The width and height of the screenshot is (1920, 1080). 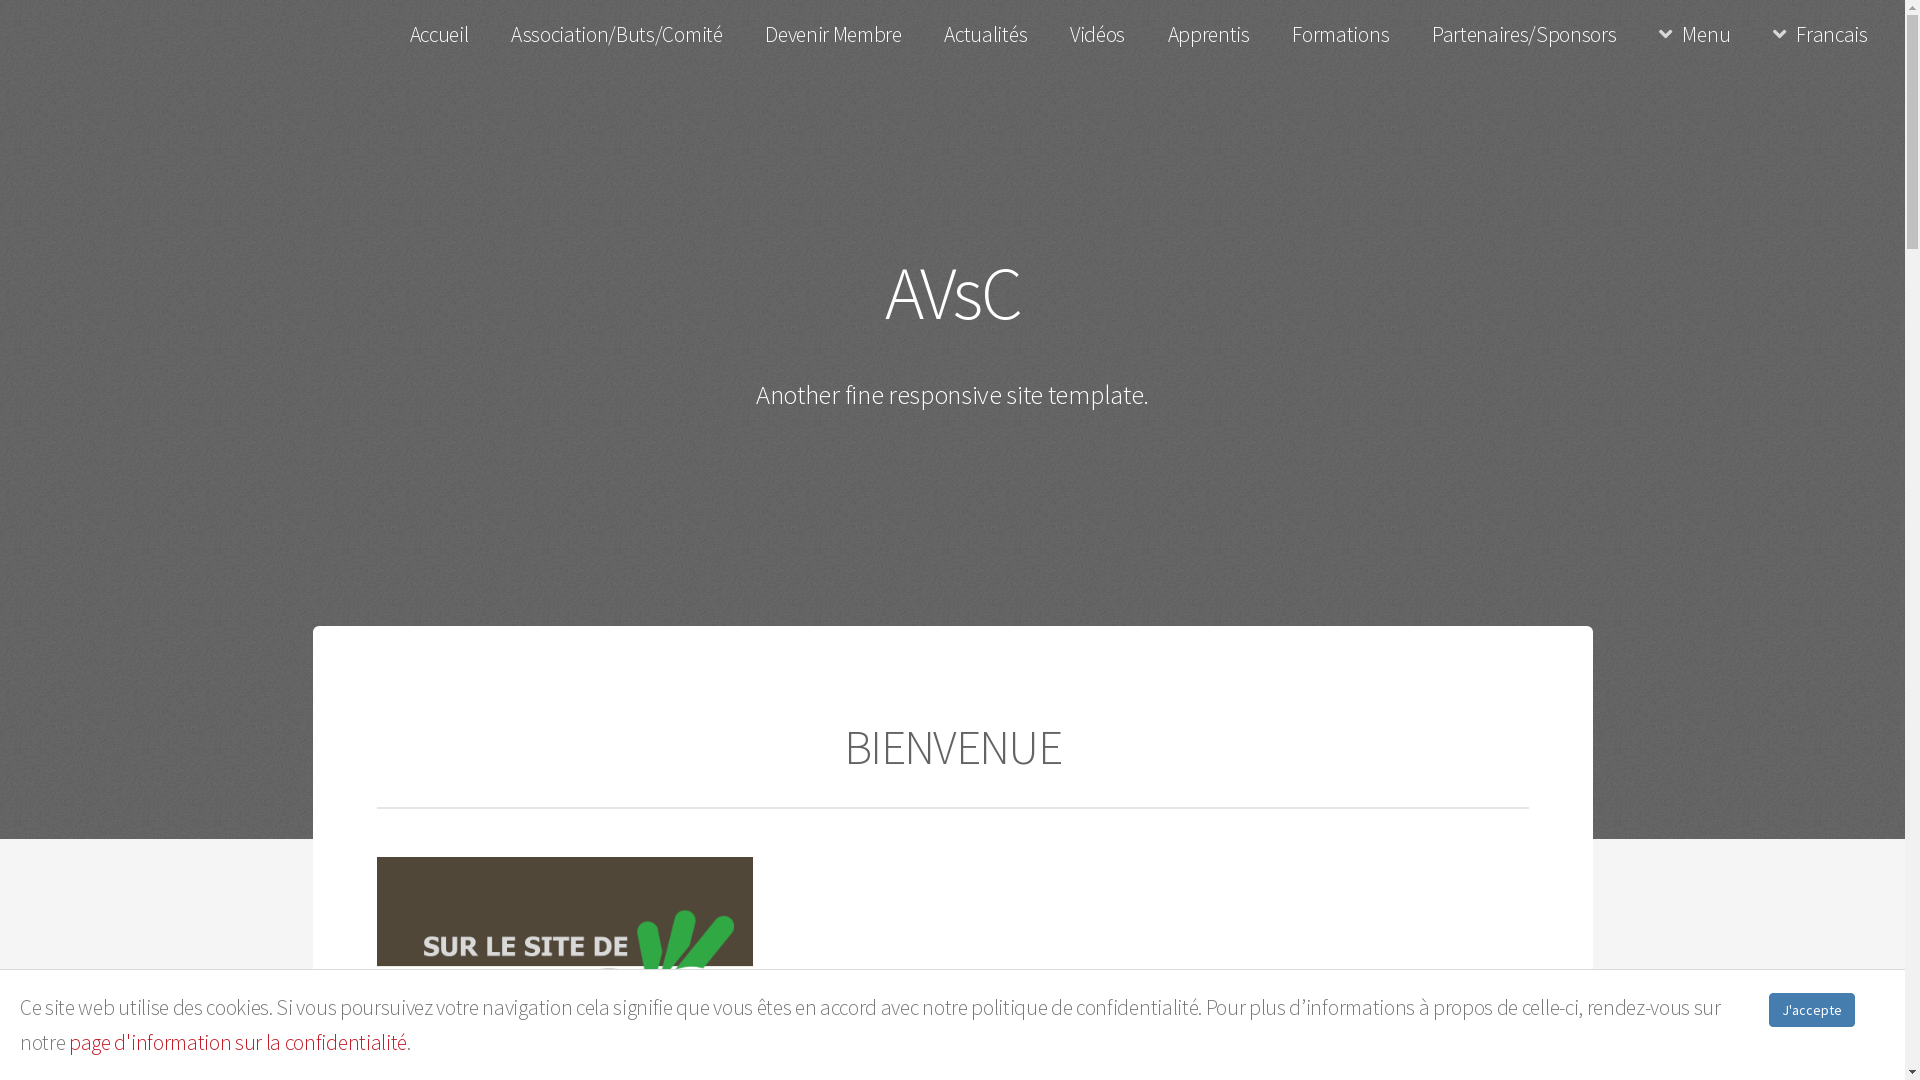 I want to click on 'Apprentis', so click(x=1207, y=35).